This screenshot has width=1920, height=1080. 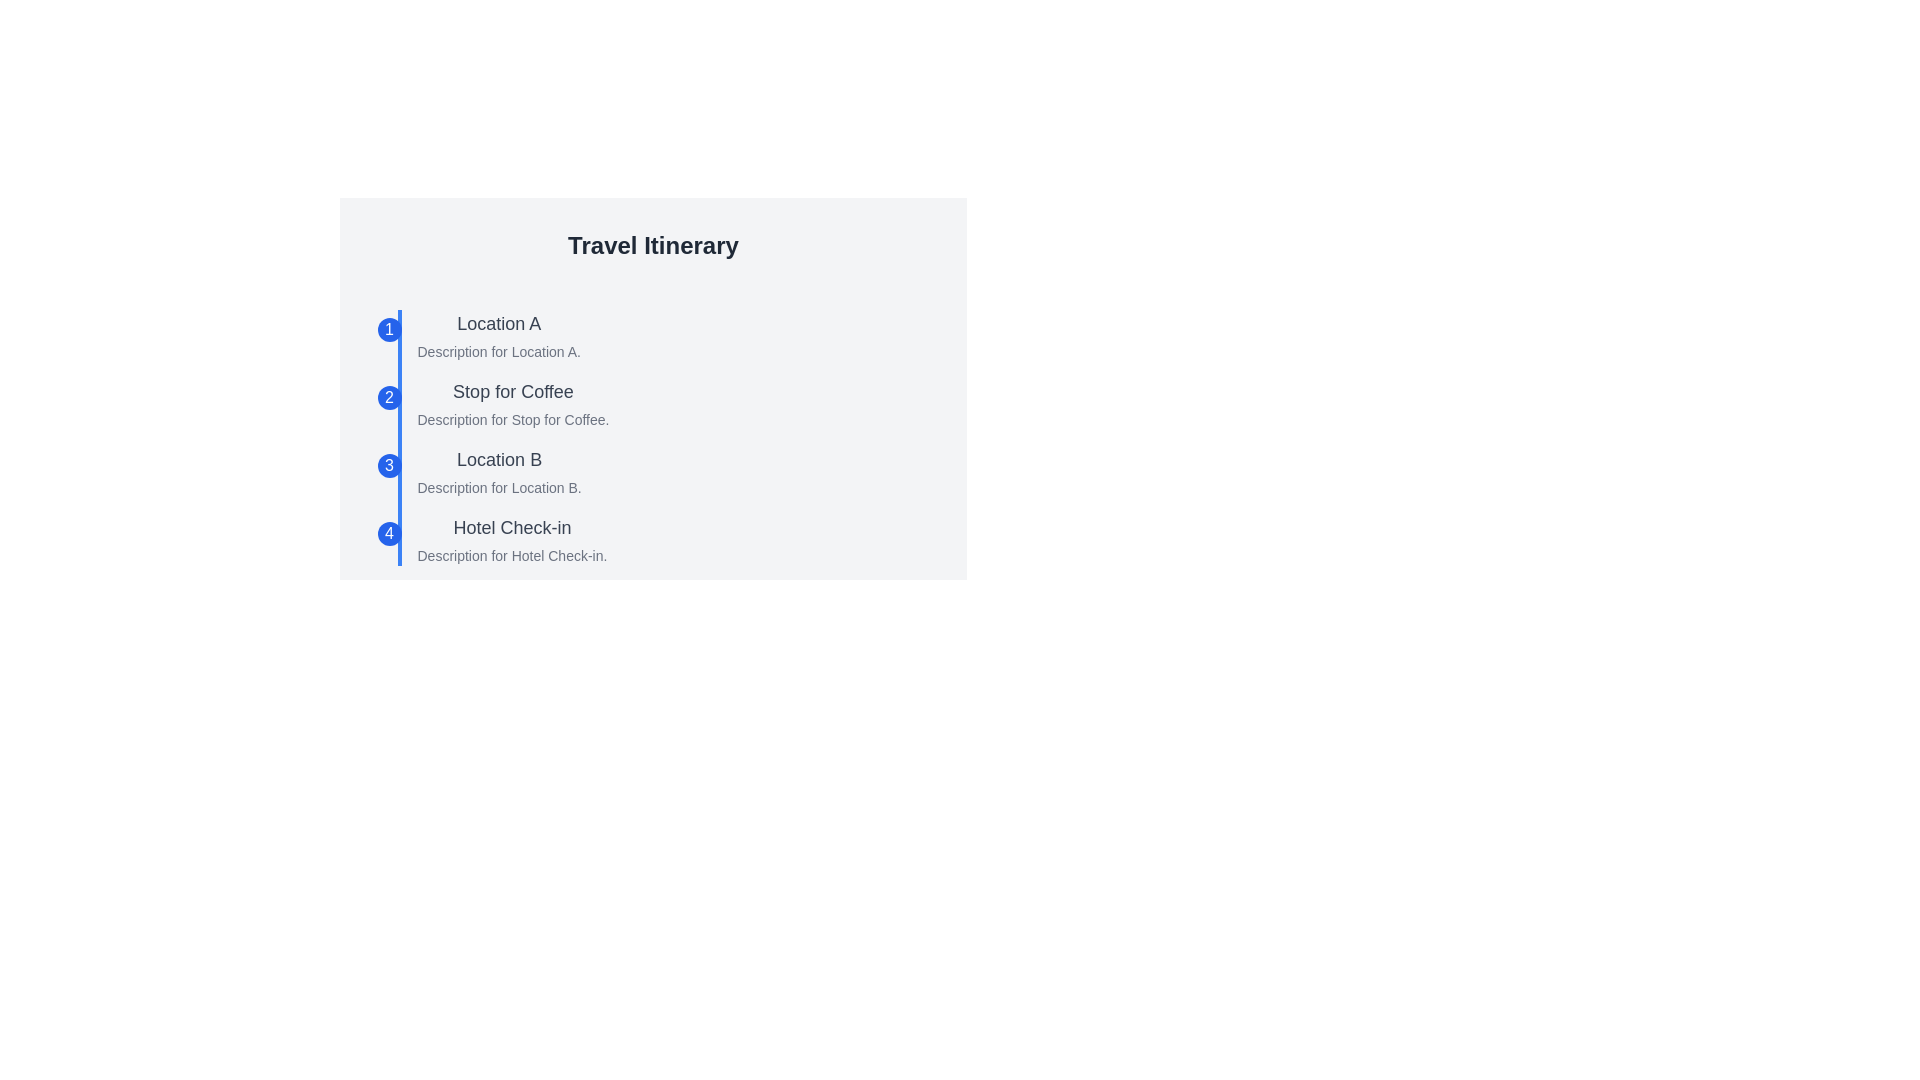 What do you see at coordinates (655, 404) in the screenshot?
I see `the second item in the travel itinerary list, which provides information about a stop, located between 'Location A' and 'Location B'` at bounding box center [655, 404].